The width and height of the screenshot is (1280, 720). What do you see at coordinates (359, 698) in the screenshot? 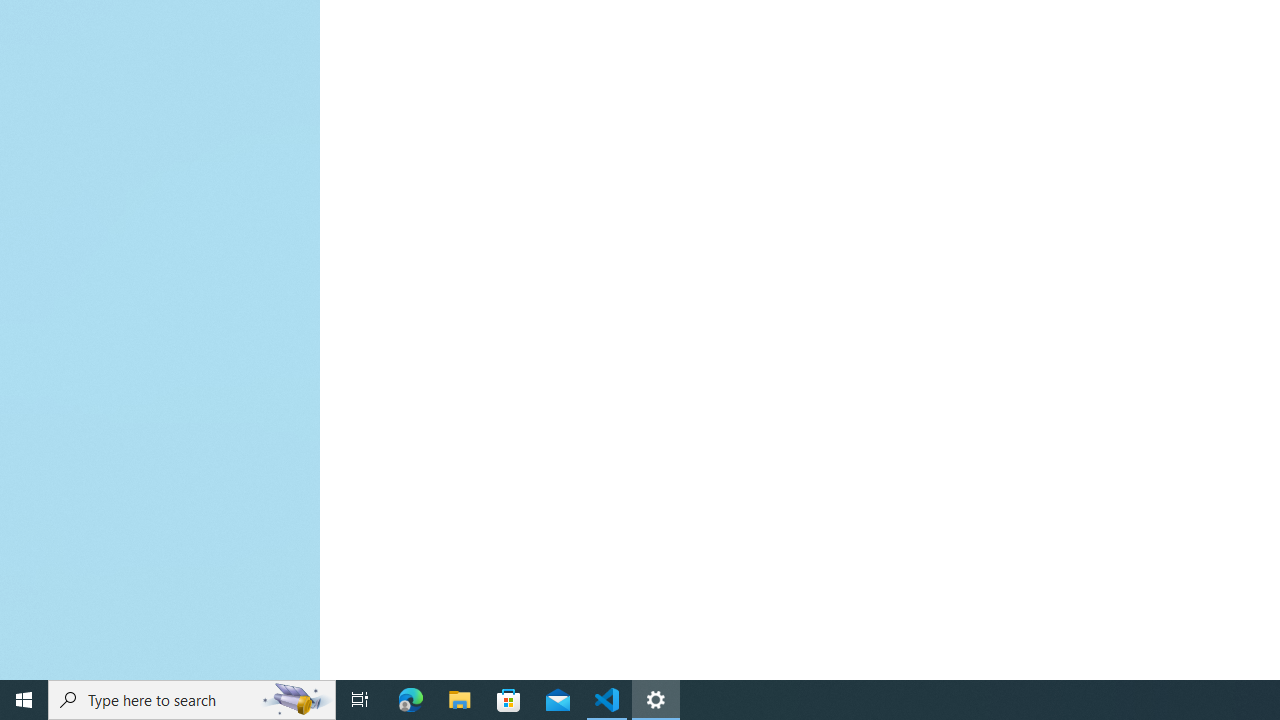
I see `'Task View'` at bounding box center [359, 698].